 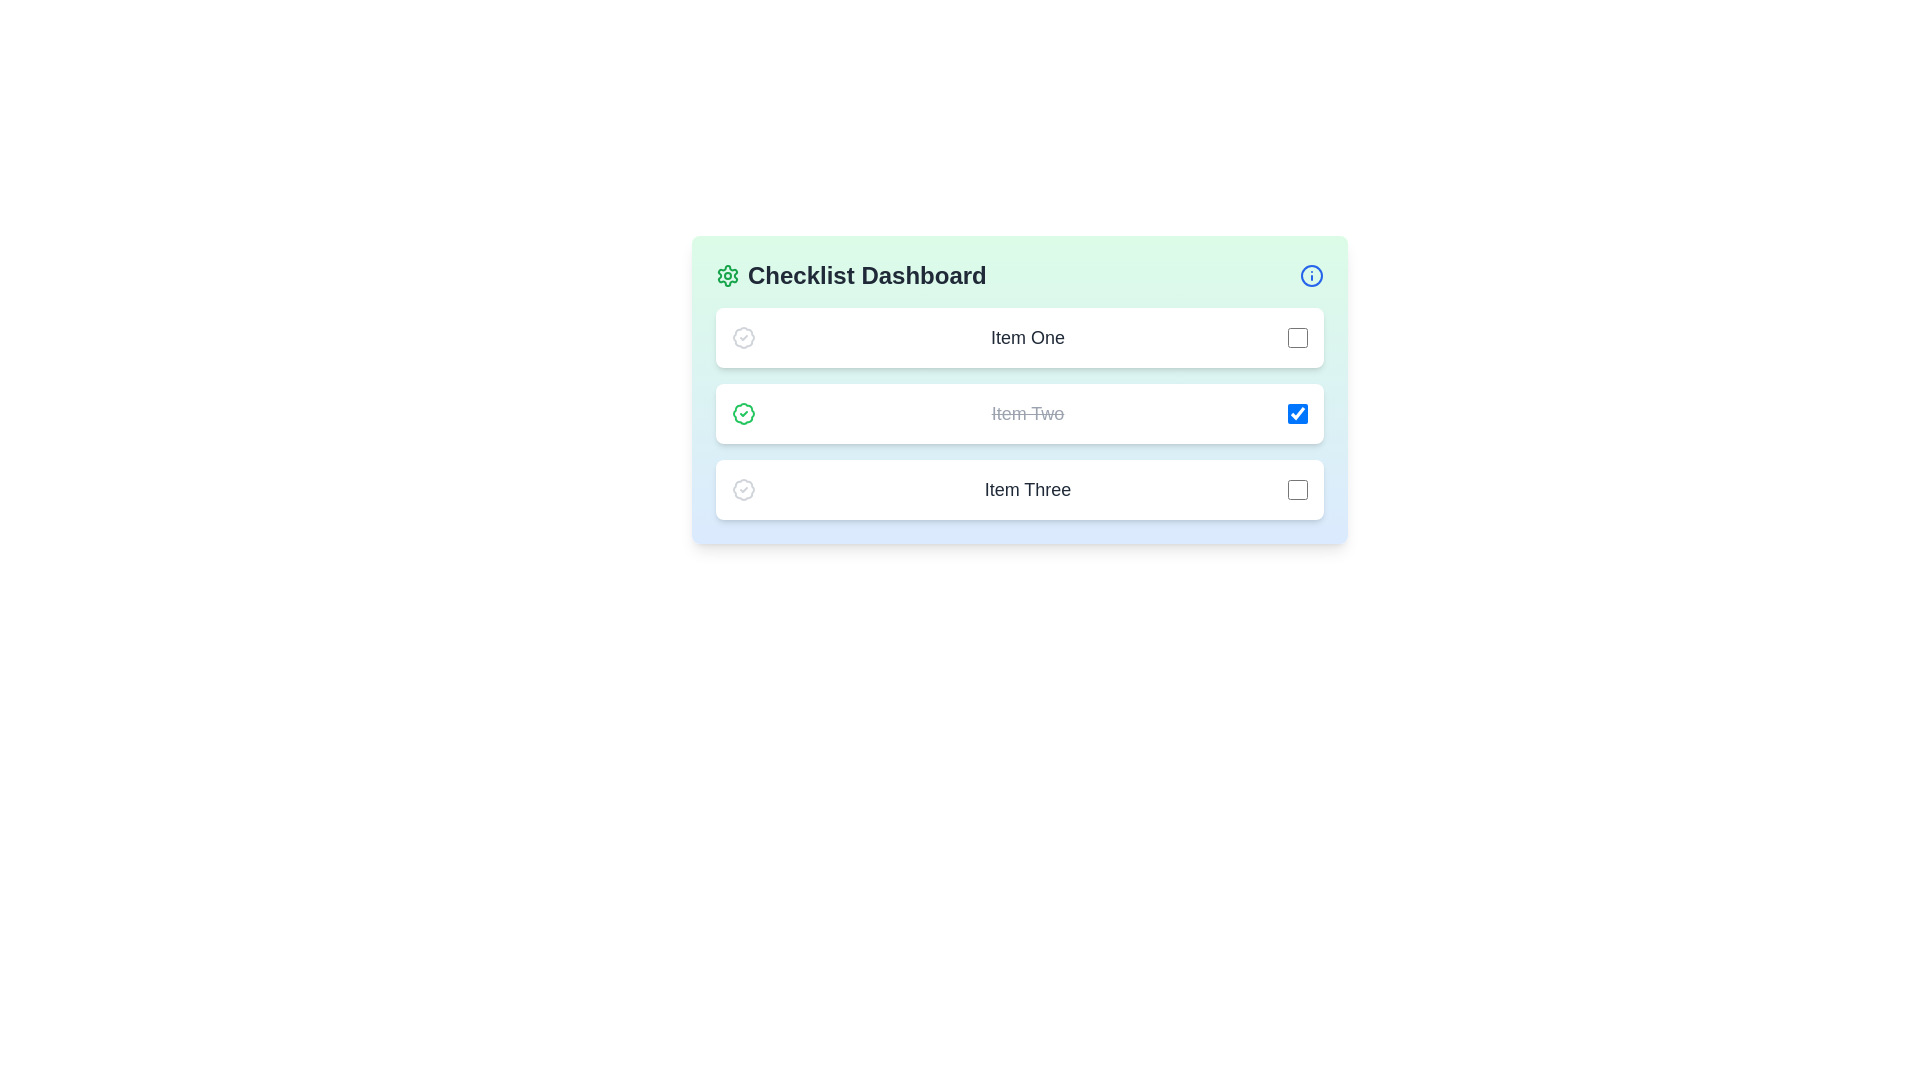 I want to click on the completed task label located in the second row of the checklist, which is marked with a strikethrough style and situated between a green checkmark icon and a blue-checked checkbox, so click(x=1027, y=412).